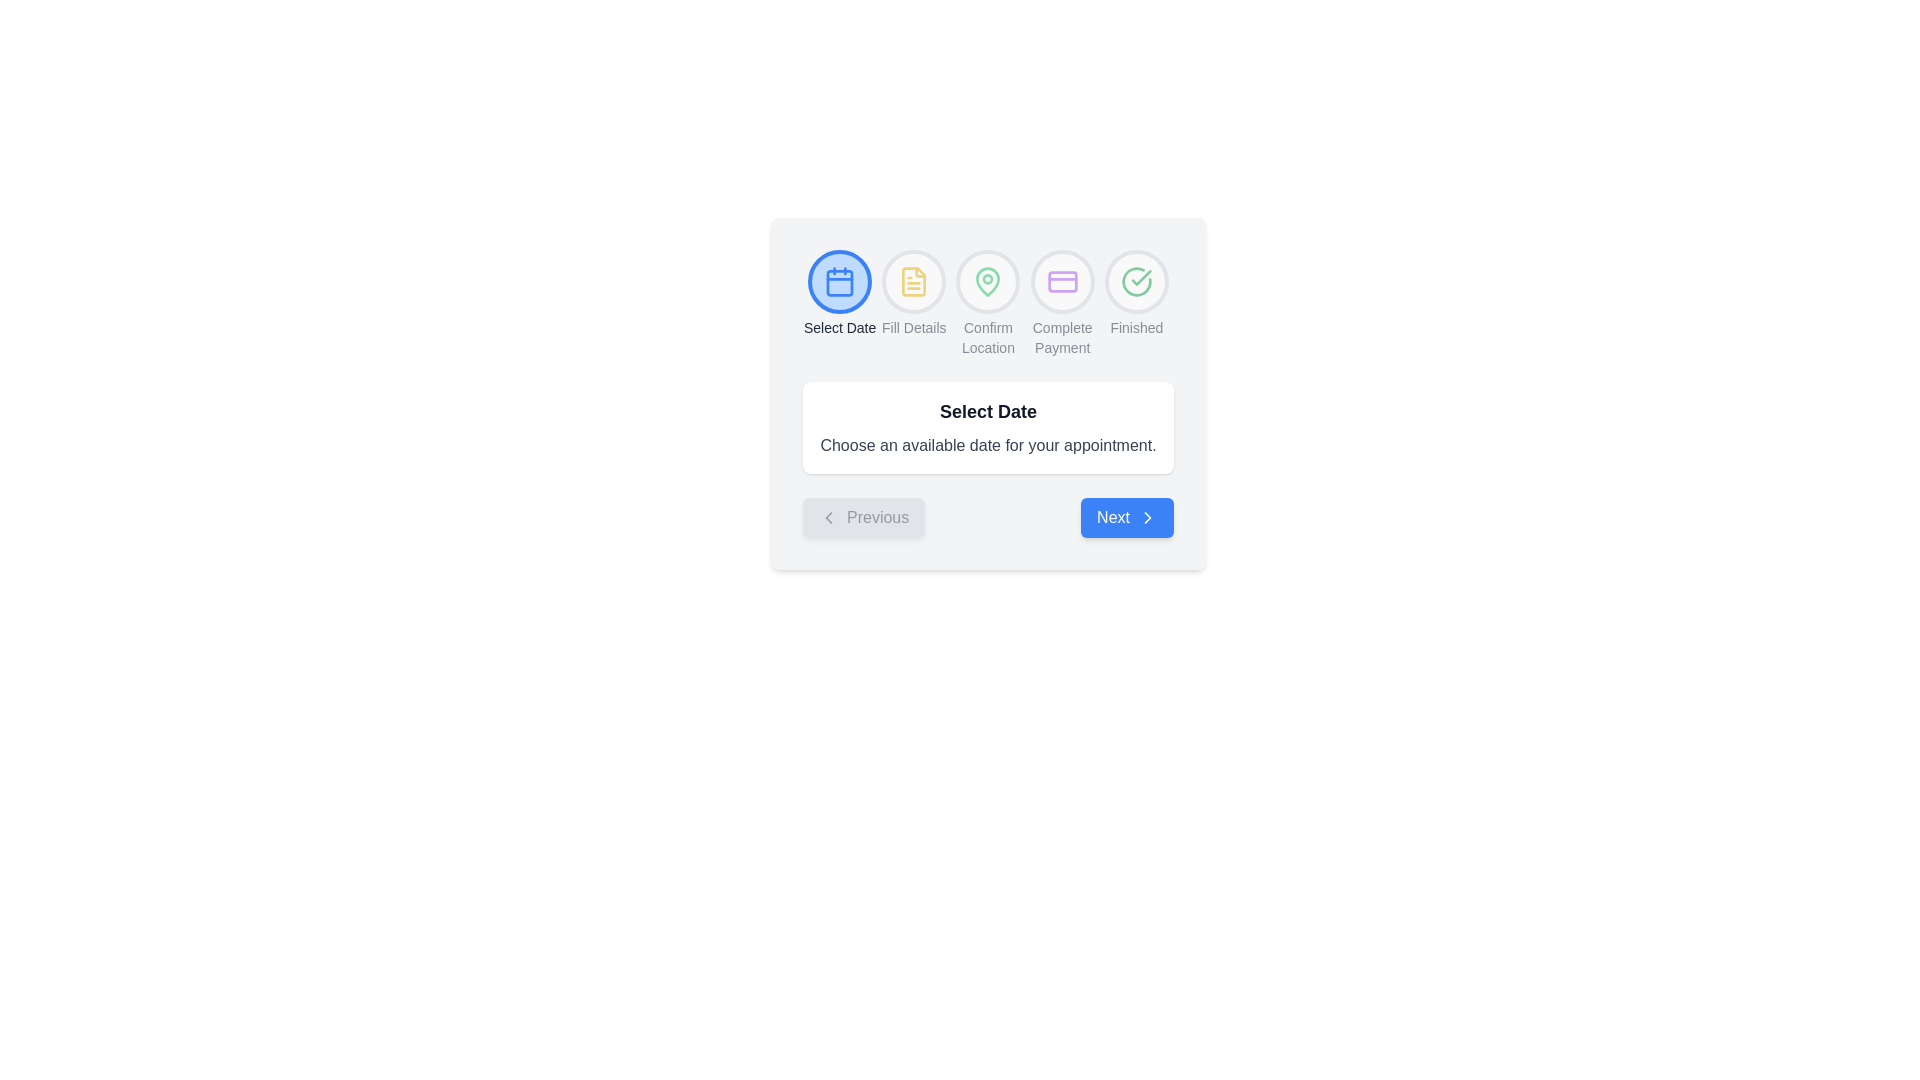 This screenshot has width=1920, height=1080. Describe the element at coordinates (988, 281) in the screenshot. I see `the map pin shaped icon that is the third icon from the left in the 'Confirm Location' step at the top of the dialog interface` at that location.